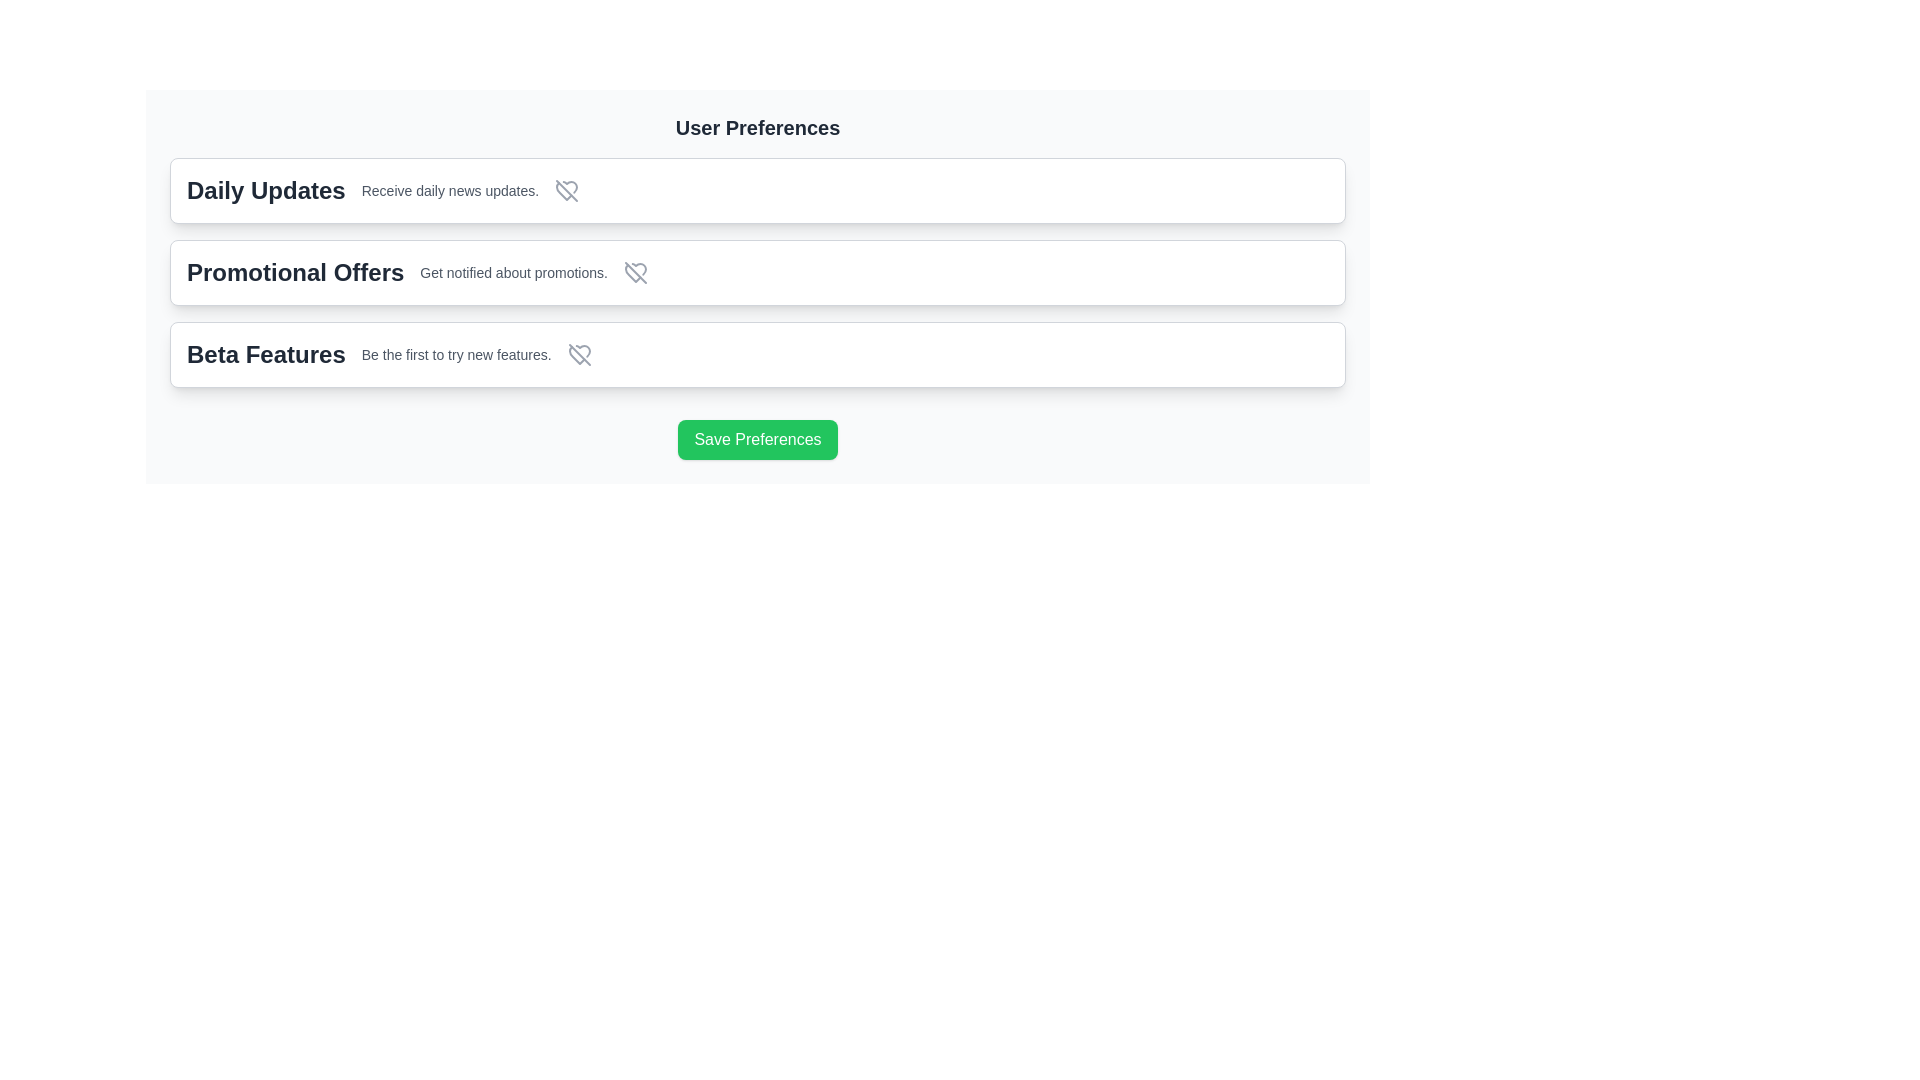 This screenshot has height=1080, width=1920. I want to click on the static text element that reads 'Receive daily news updates.' positioned below the 'Daily Updates' header, so click(449, 191).